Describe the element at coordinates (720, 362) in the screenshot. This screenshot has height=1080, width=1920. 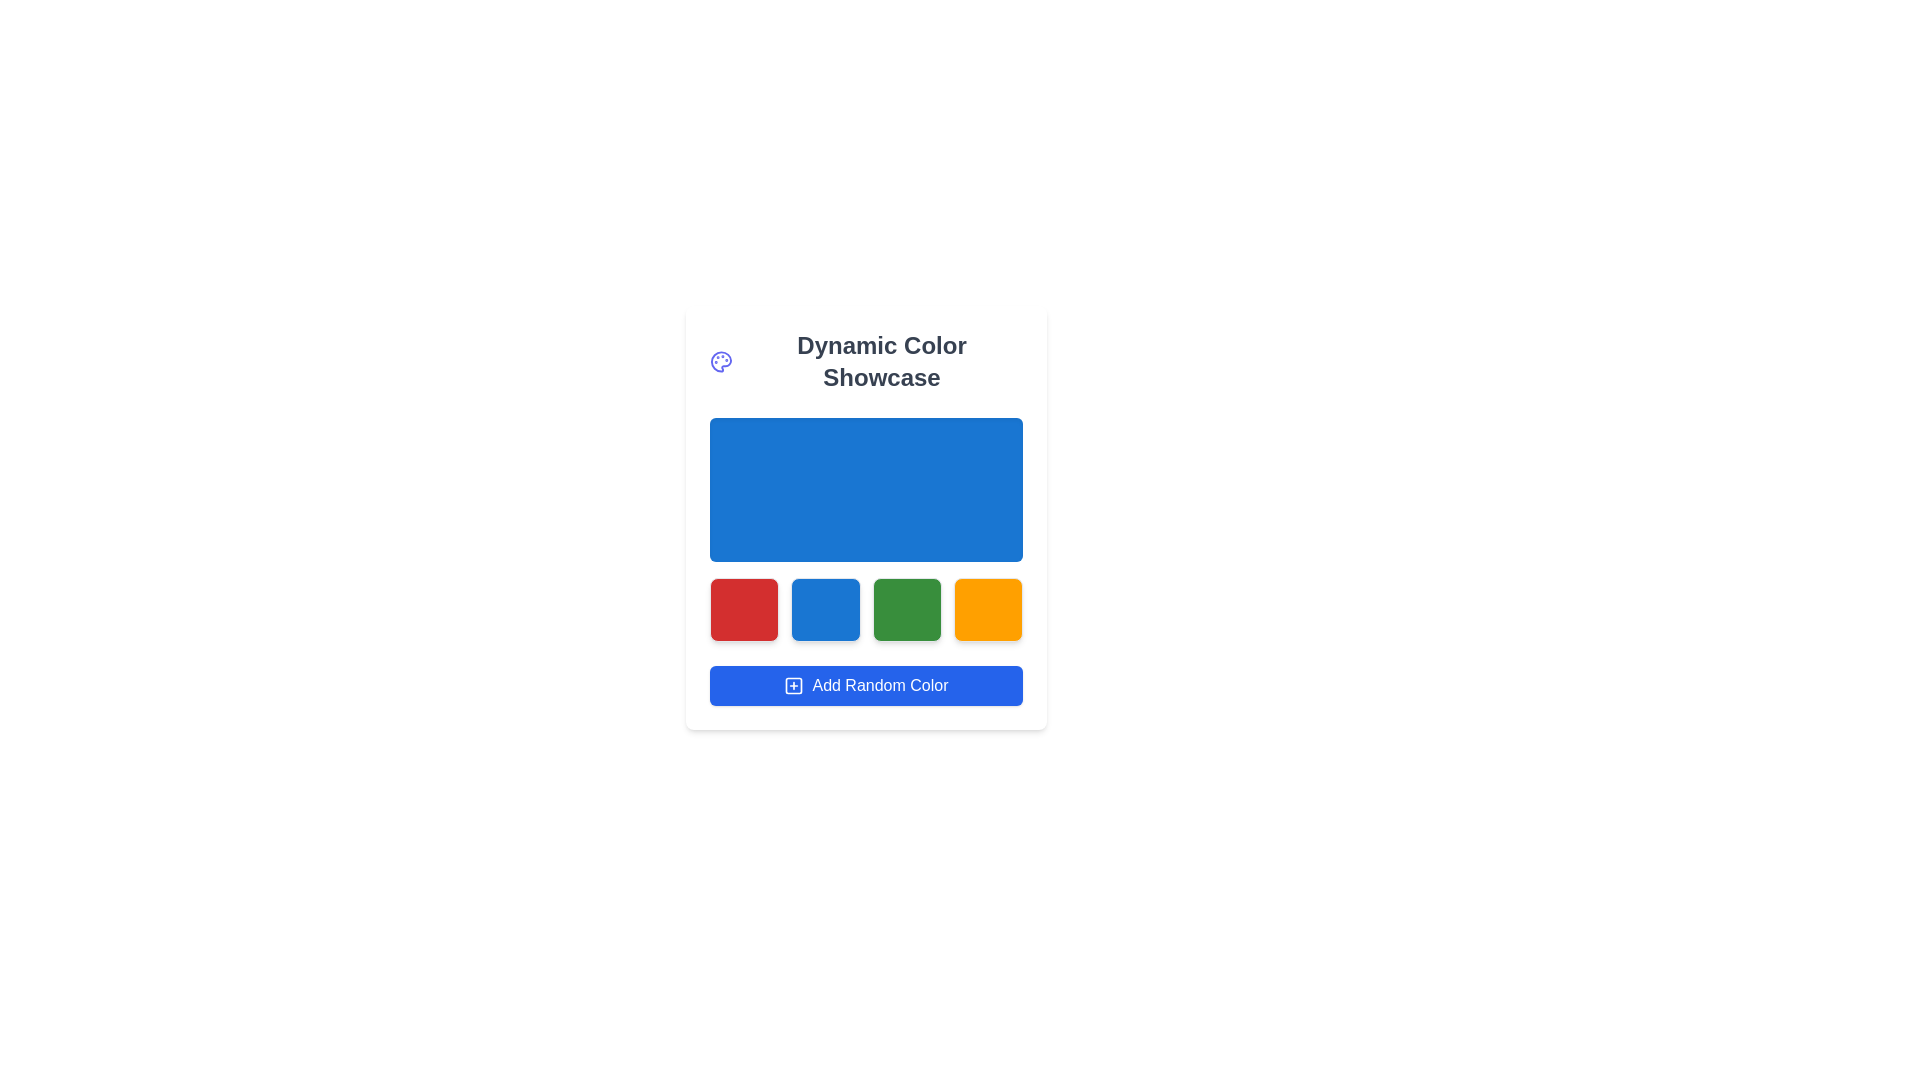
I see `the SVG icon resembling a palette, located to the left of the heading text 'Dynamic Color Showcase' in the upper section of the interface card` at that location.